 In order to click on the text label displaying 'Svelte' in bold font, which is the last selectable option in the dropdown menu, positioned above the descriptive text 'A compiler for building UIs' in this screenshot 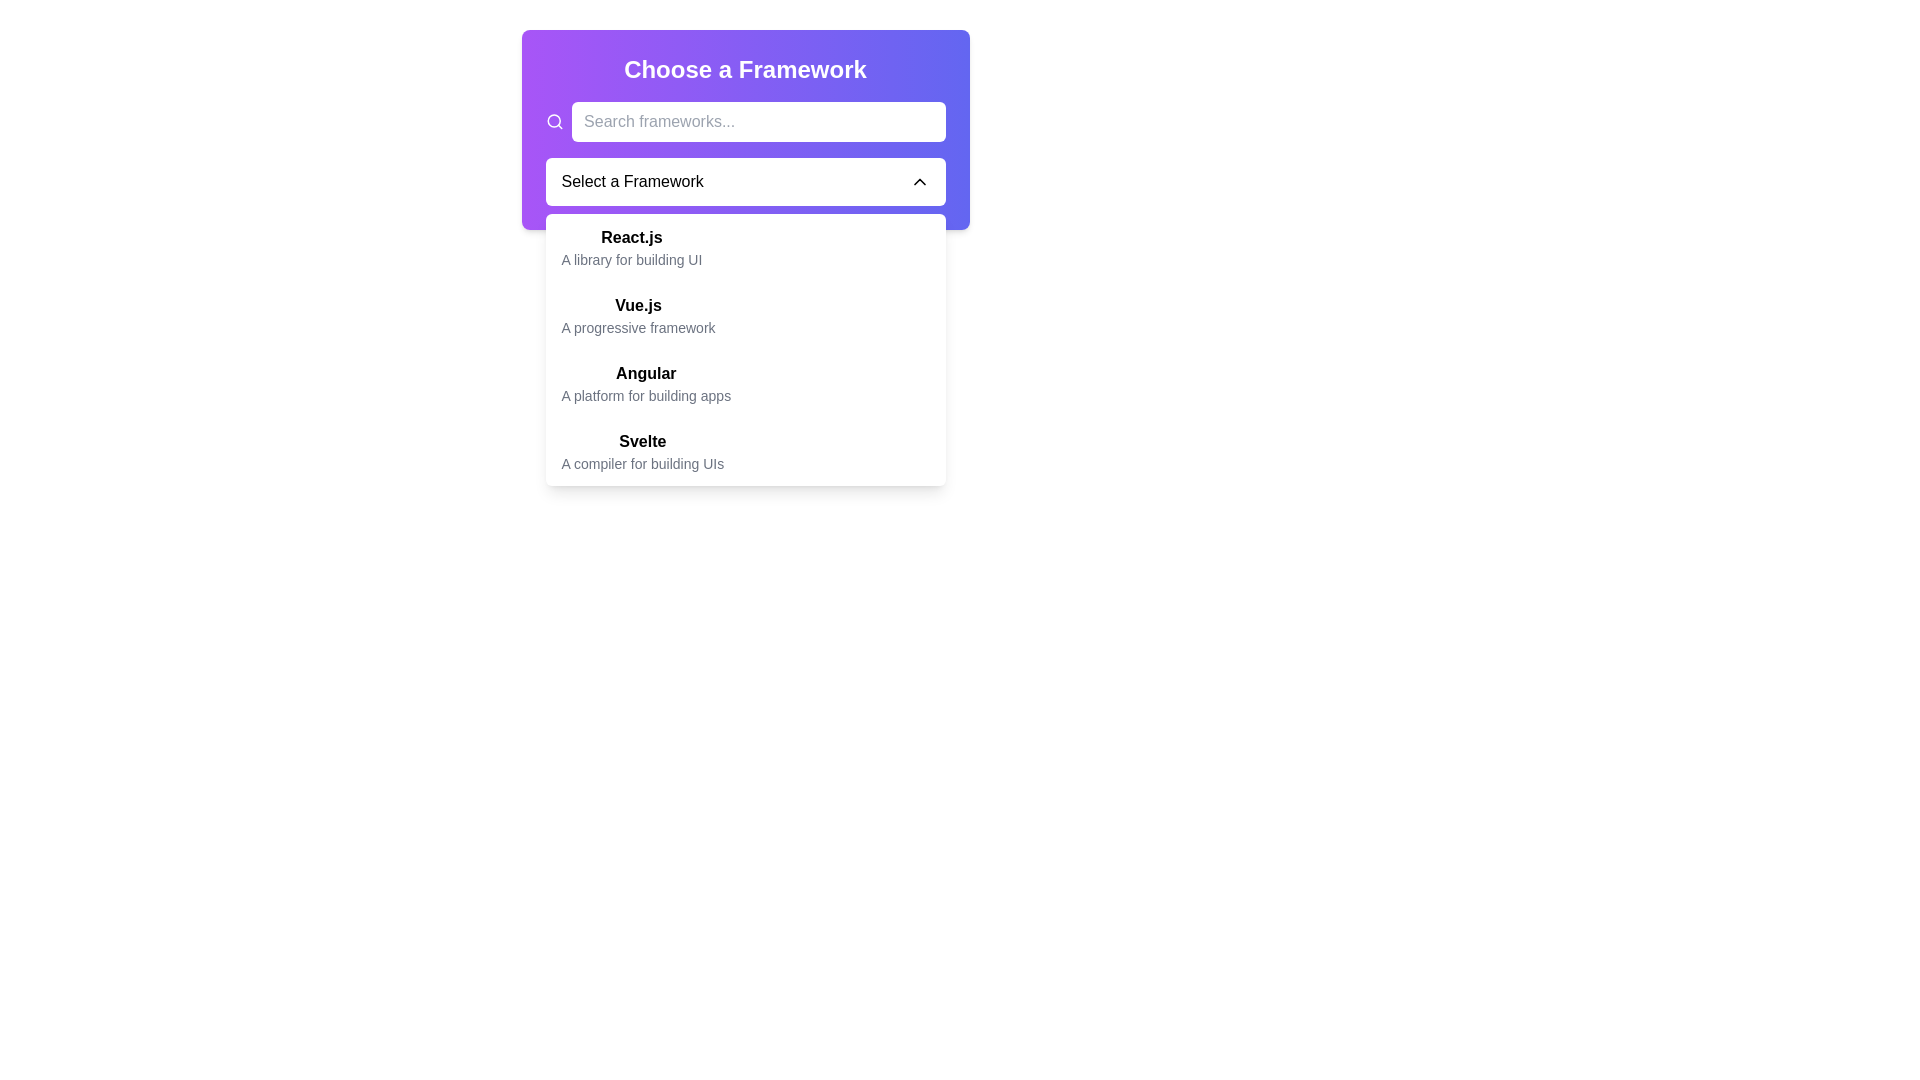, I will do `click(642, 440)`.